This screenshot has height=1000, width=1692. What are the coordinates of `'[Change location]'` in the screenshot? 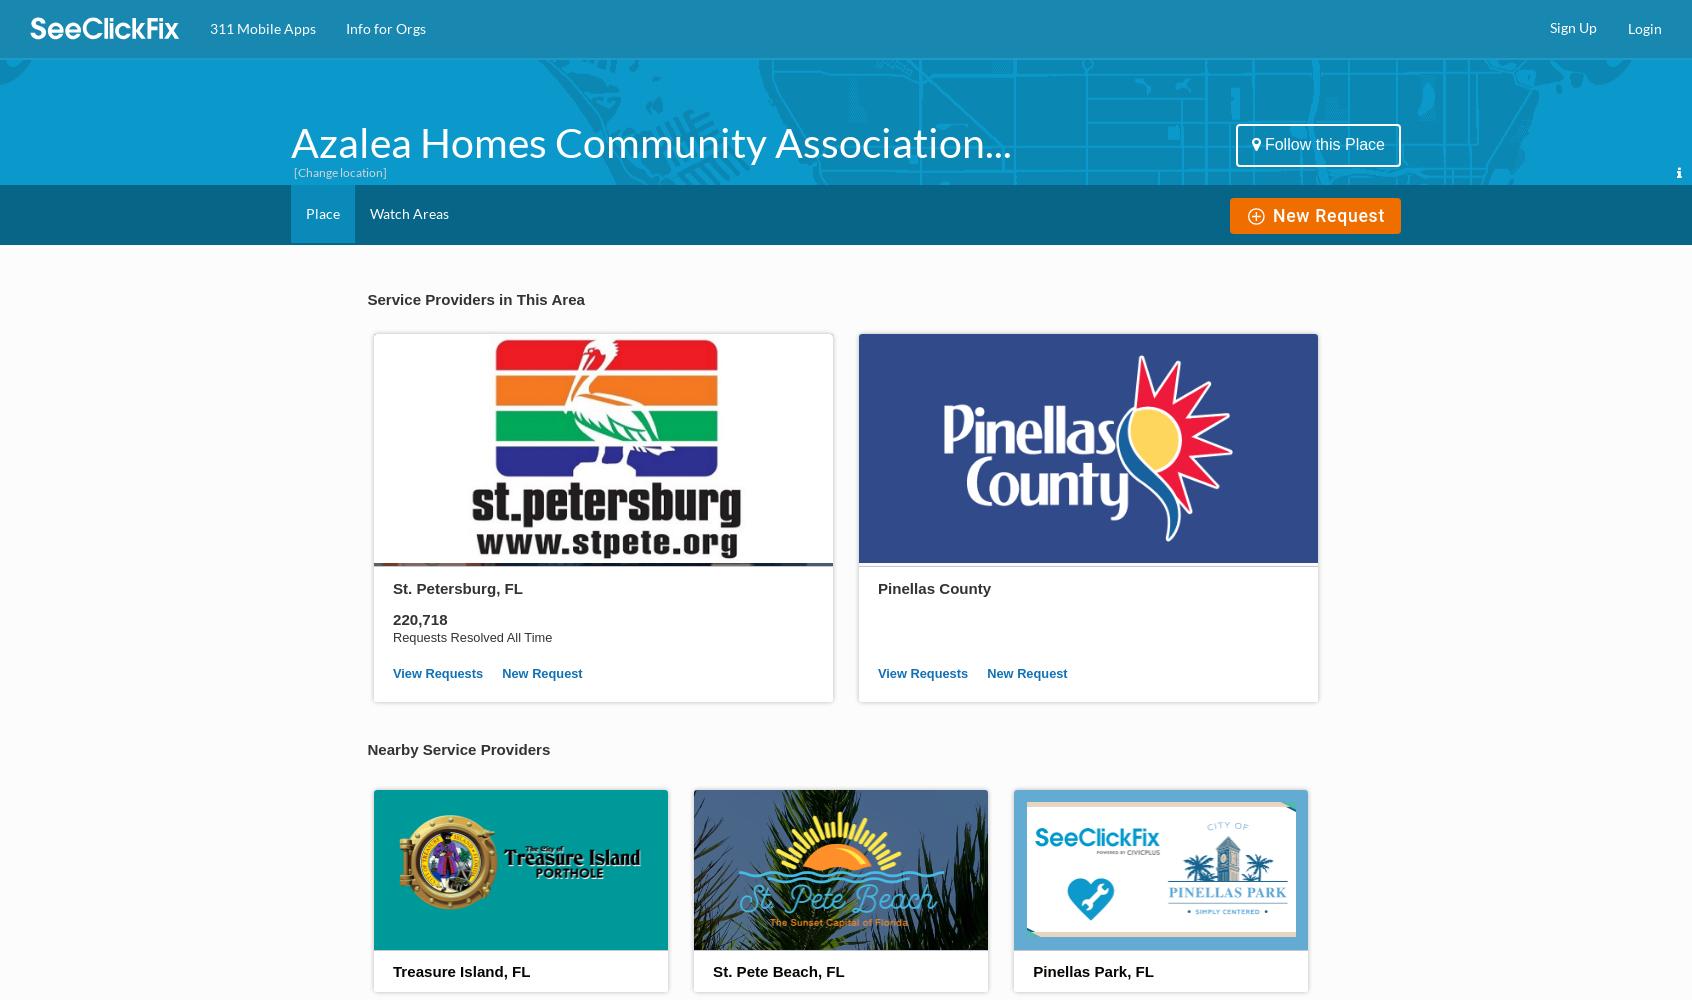 It's located at (339, 172).